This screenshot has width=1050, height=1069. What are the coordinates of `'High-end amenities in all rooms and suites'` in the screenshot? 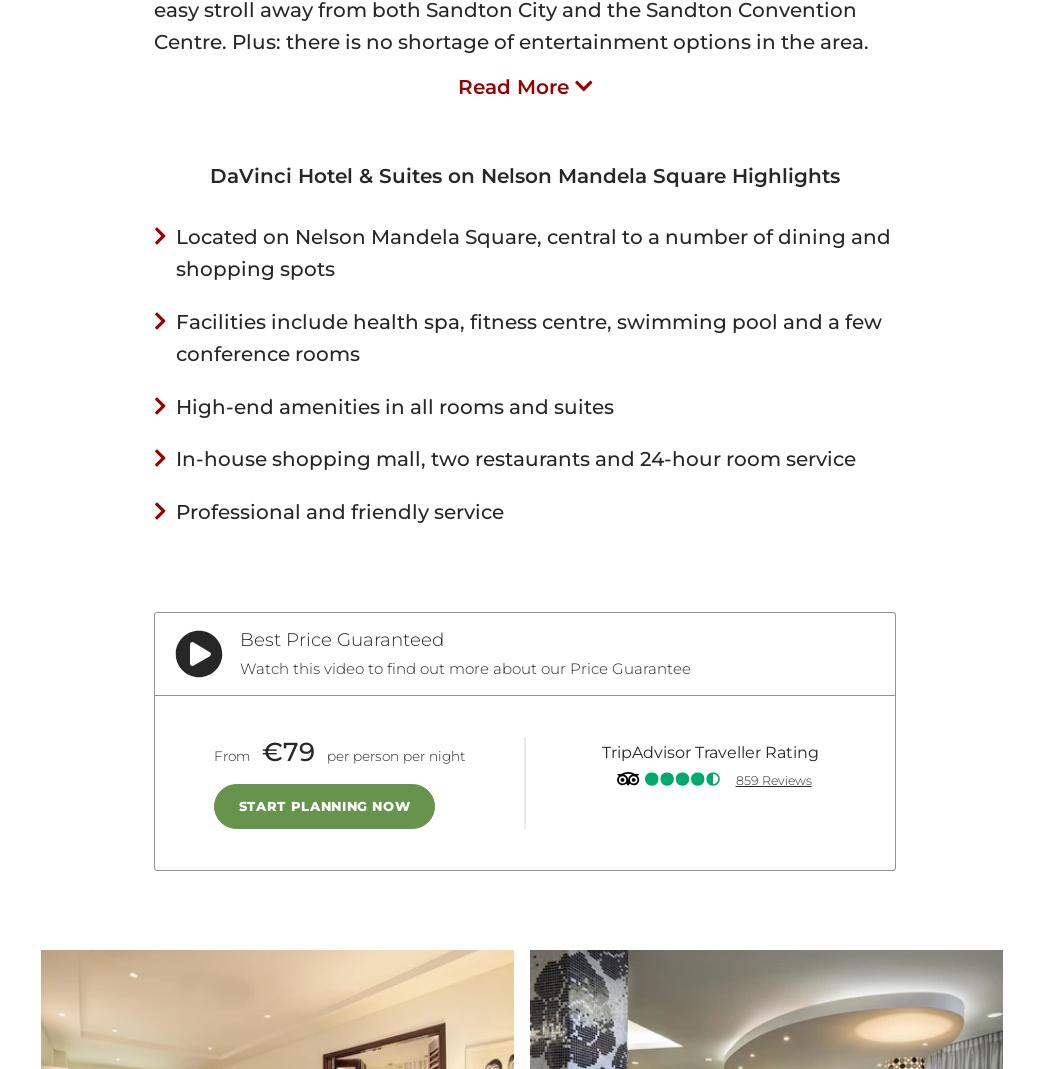 It's located at (395, 406).